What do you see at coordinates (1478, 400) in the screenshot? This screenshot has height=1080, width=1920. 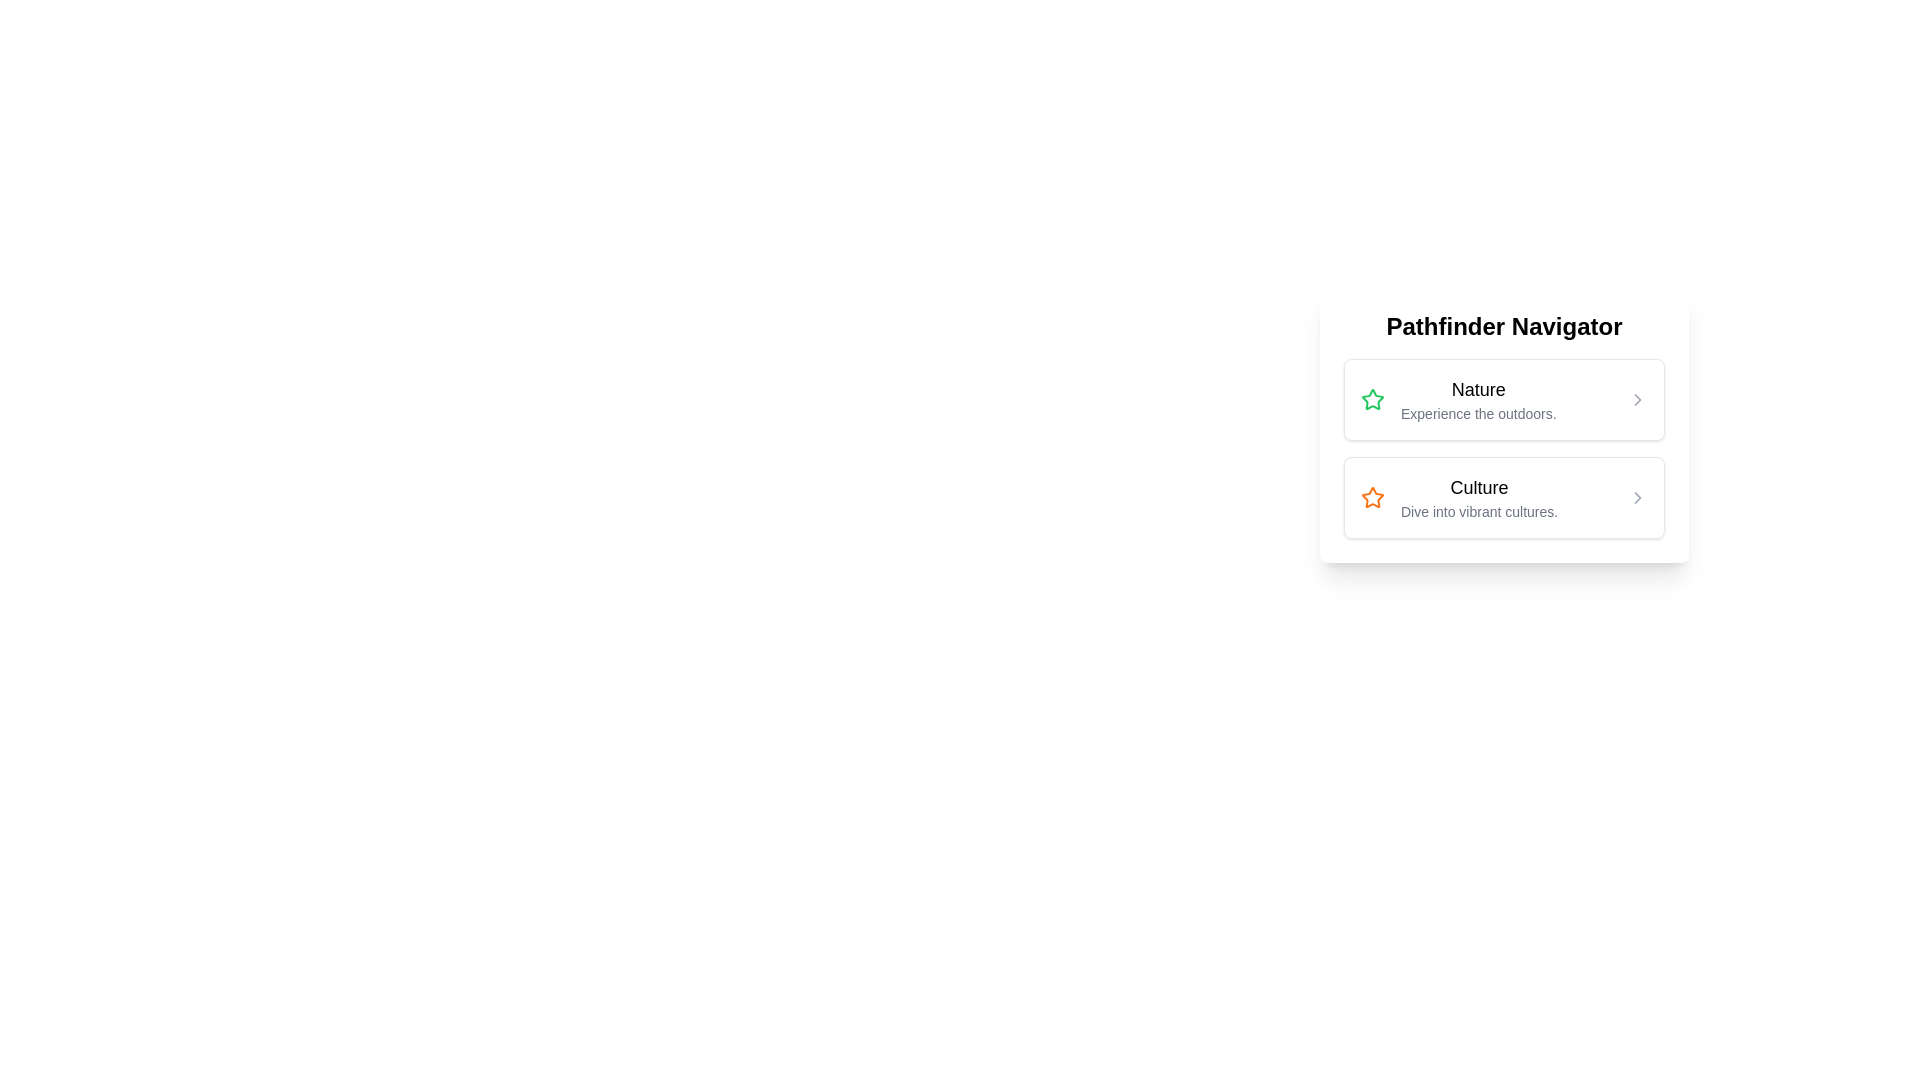 I see `the text 'Nature' to trigger a tooltip or highlight, located in the first entry of the 'Pathfinder Navigator' card section` at bounding box center [1478, 400].